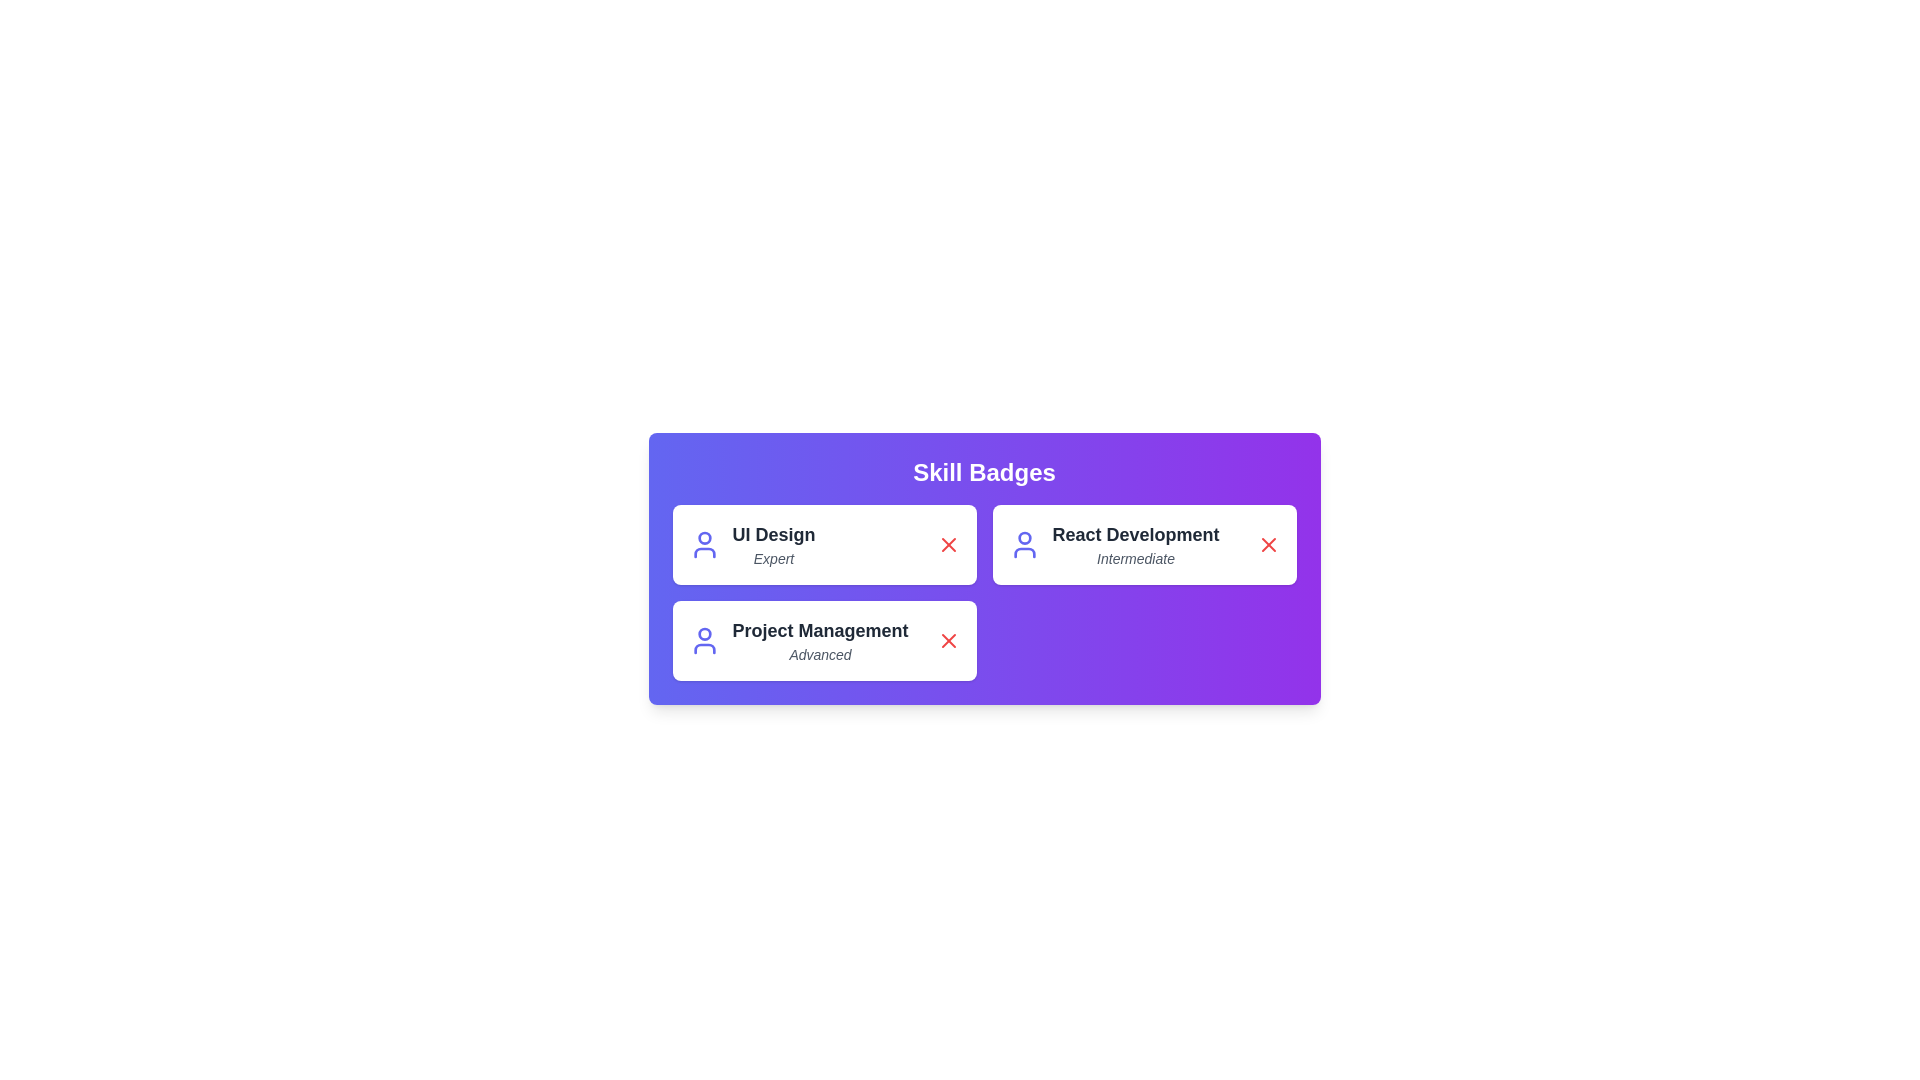  What do you see at coordinates (947, 544) in the screenshot?
I see `close button for the skill chip labeled 'UI Design'` at bounding box center [947, 544].